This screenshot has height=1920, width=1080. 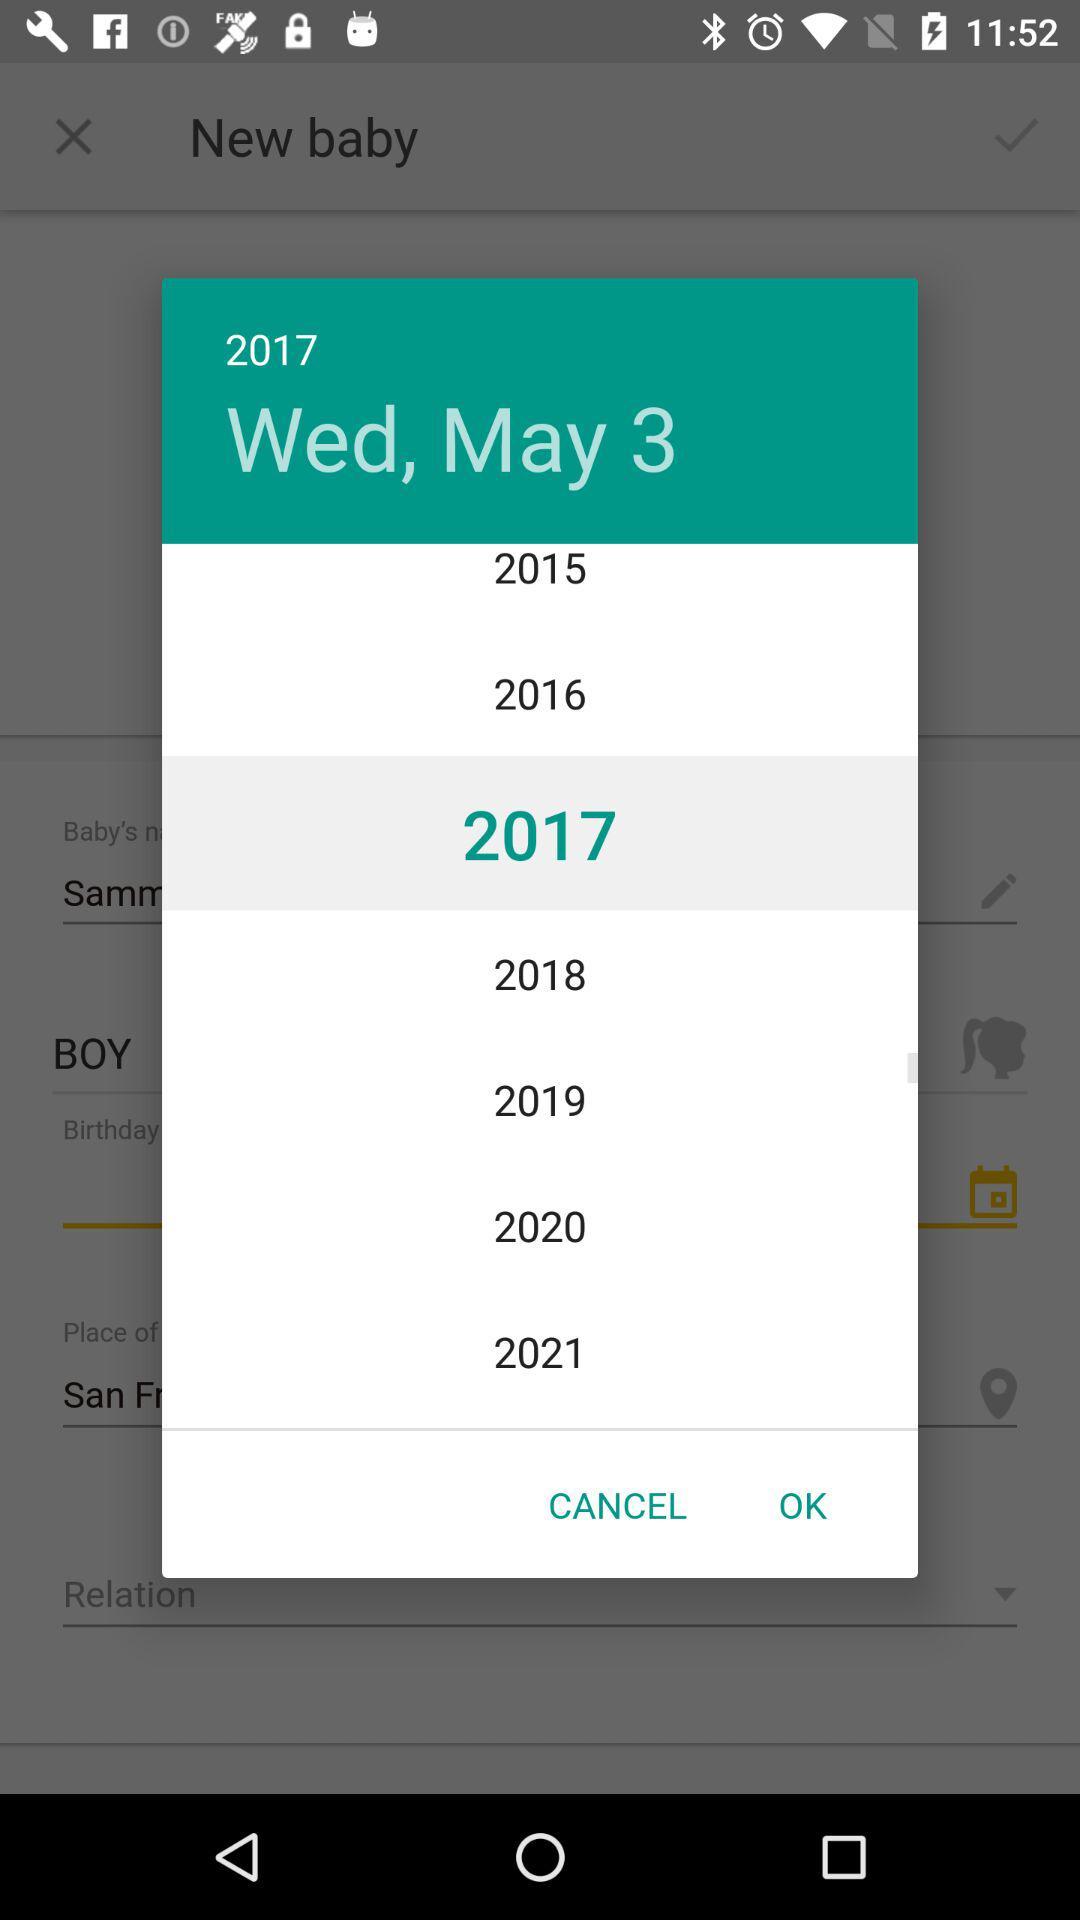 What do you see at coordinates (452, 435) in the screenshot?
I see `the item below the 2017 item` at bounding box center [452, 435].